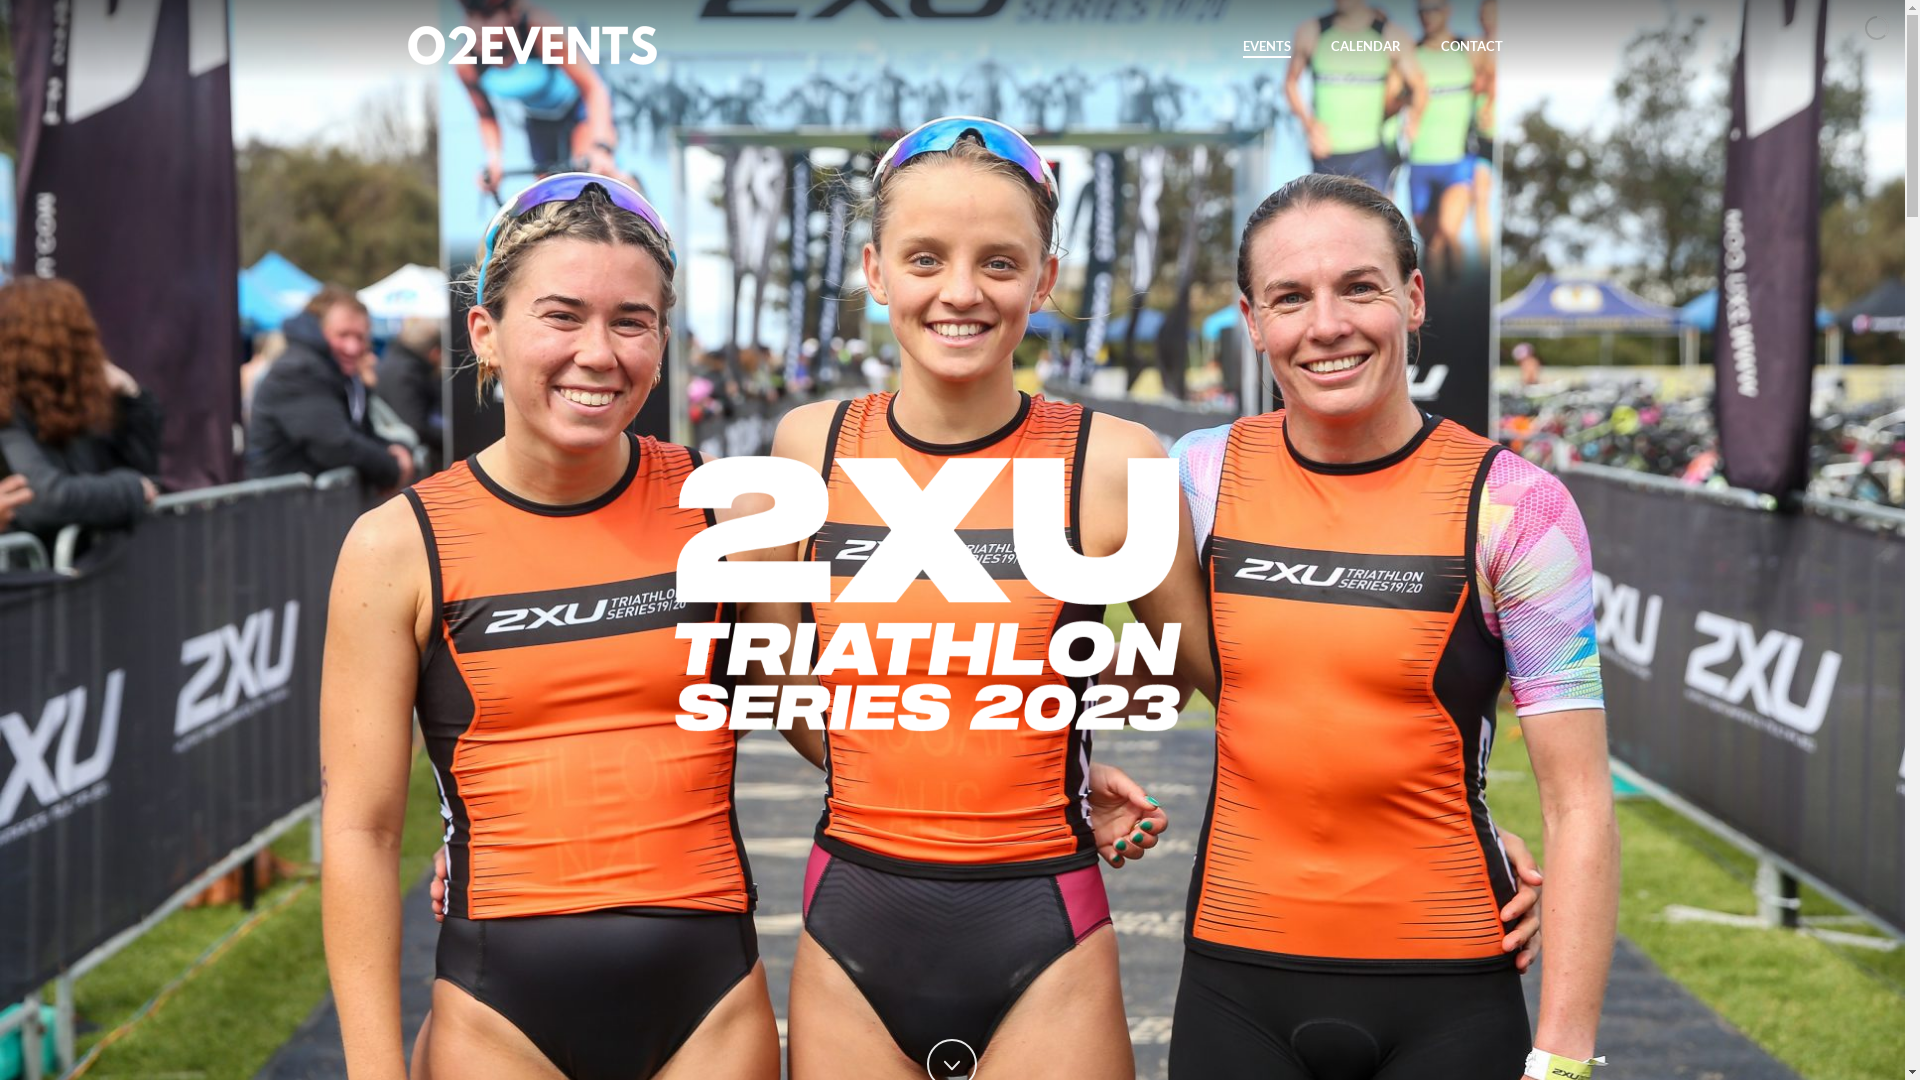  I want to click on 'CONTACT', so click(1470, 45).